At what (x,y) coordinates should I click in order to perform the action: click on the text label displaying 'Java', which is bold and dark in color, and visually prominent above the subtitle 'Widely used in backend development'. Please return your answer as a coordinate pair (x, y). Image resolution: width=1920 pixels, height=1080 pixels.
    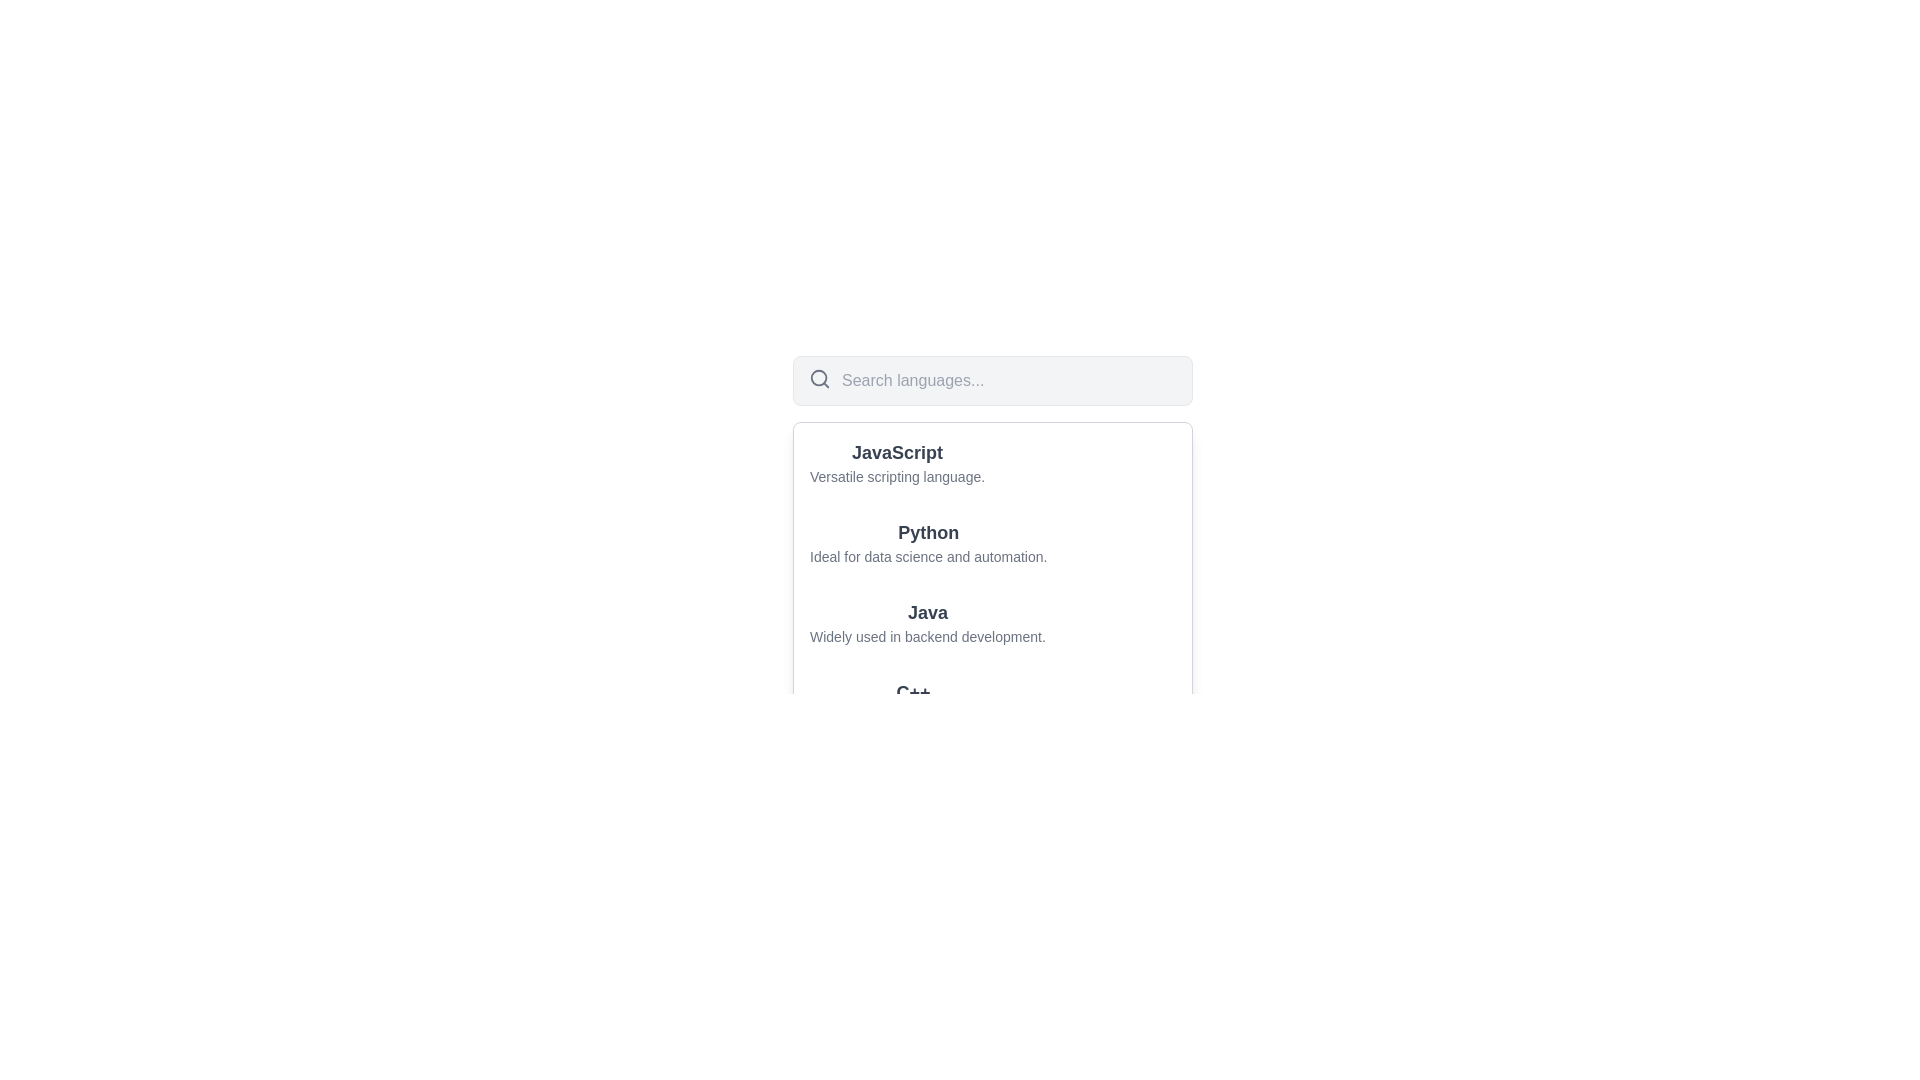
    Looking at the image, I should click on (926, 612).